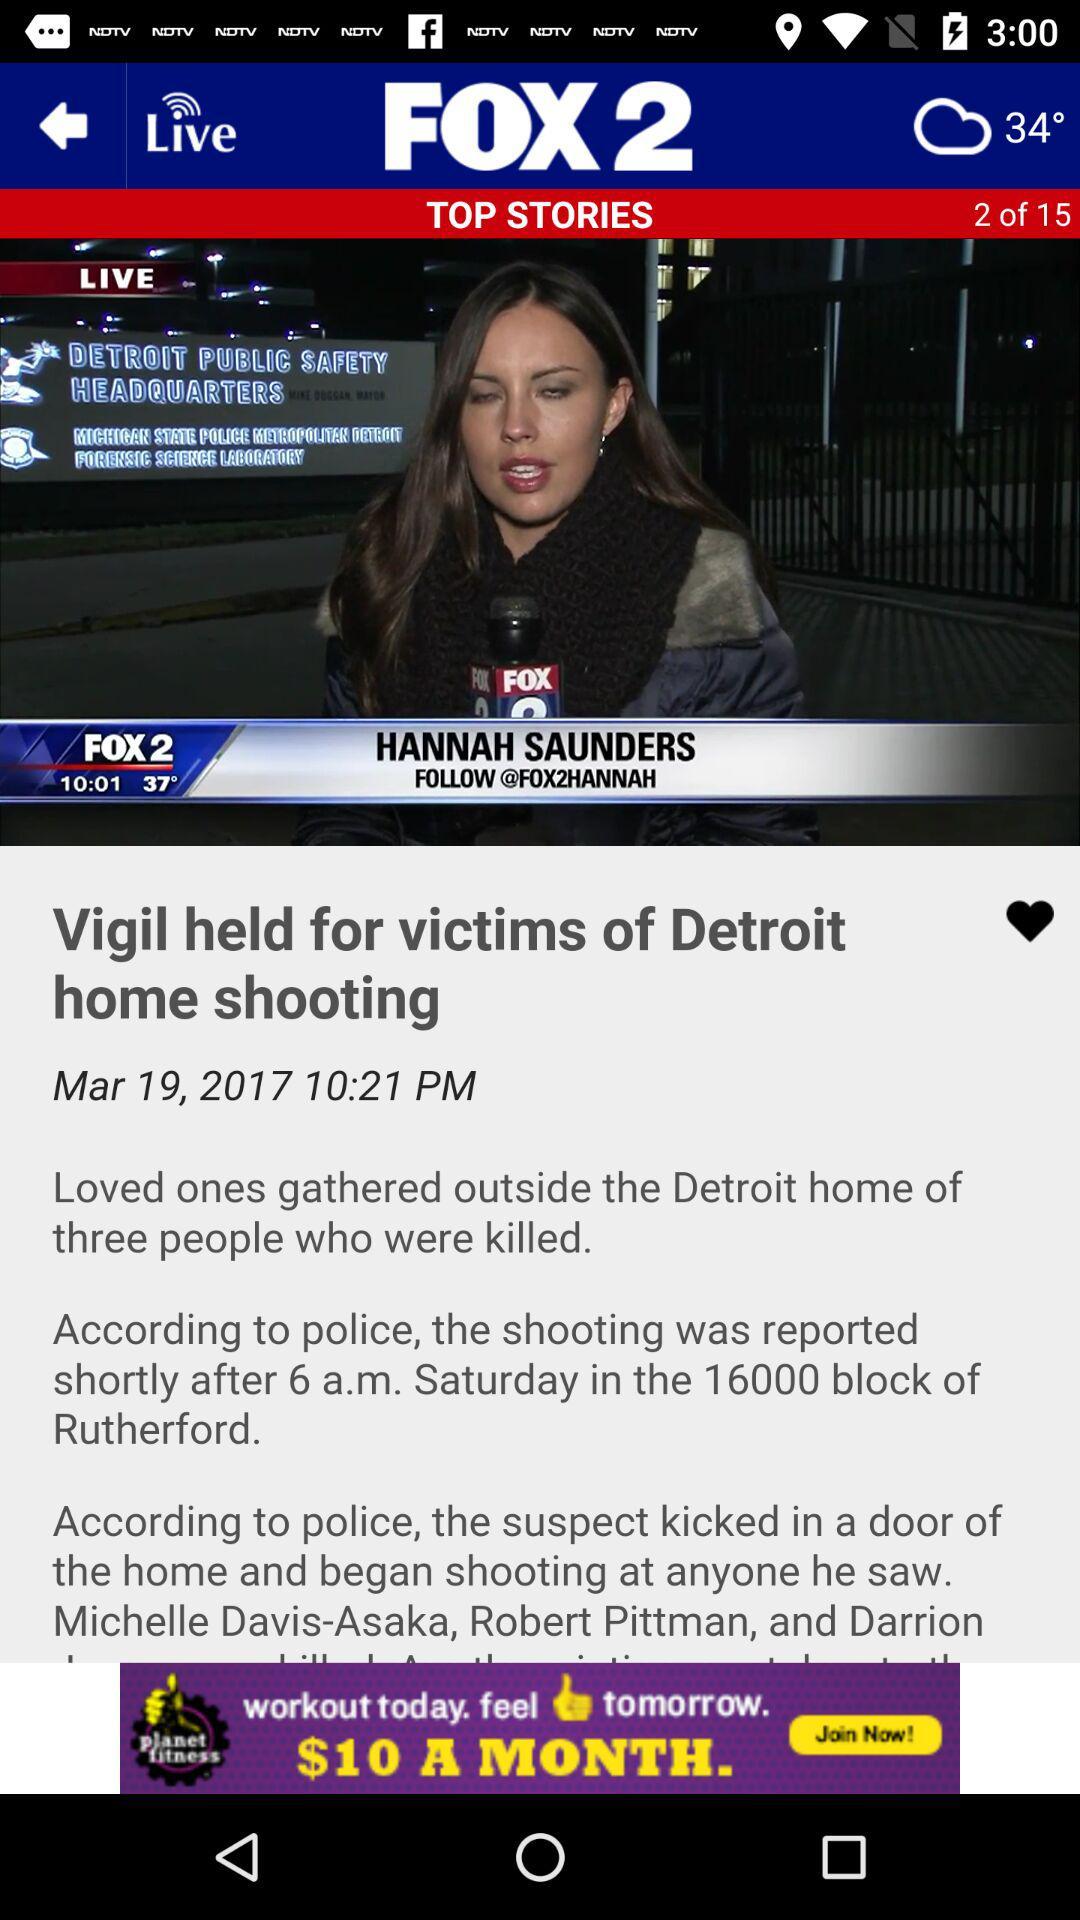  What do you see at coordinates (61, 124) in the screenshot?
I see `the arrow_backward icon` at bounding box center [61, 124].